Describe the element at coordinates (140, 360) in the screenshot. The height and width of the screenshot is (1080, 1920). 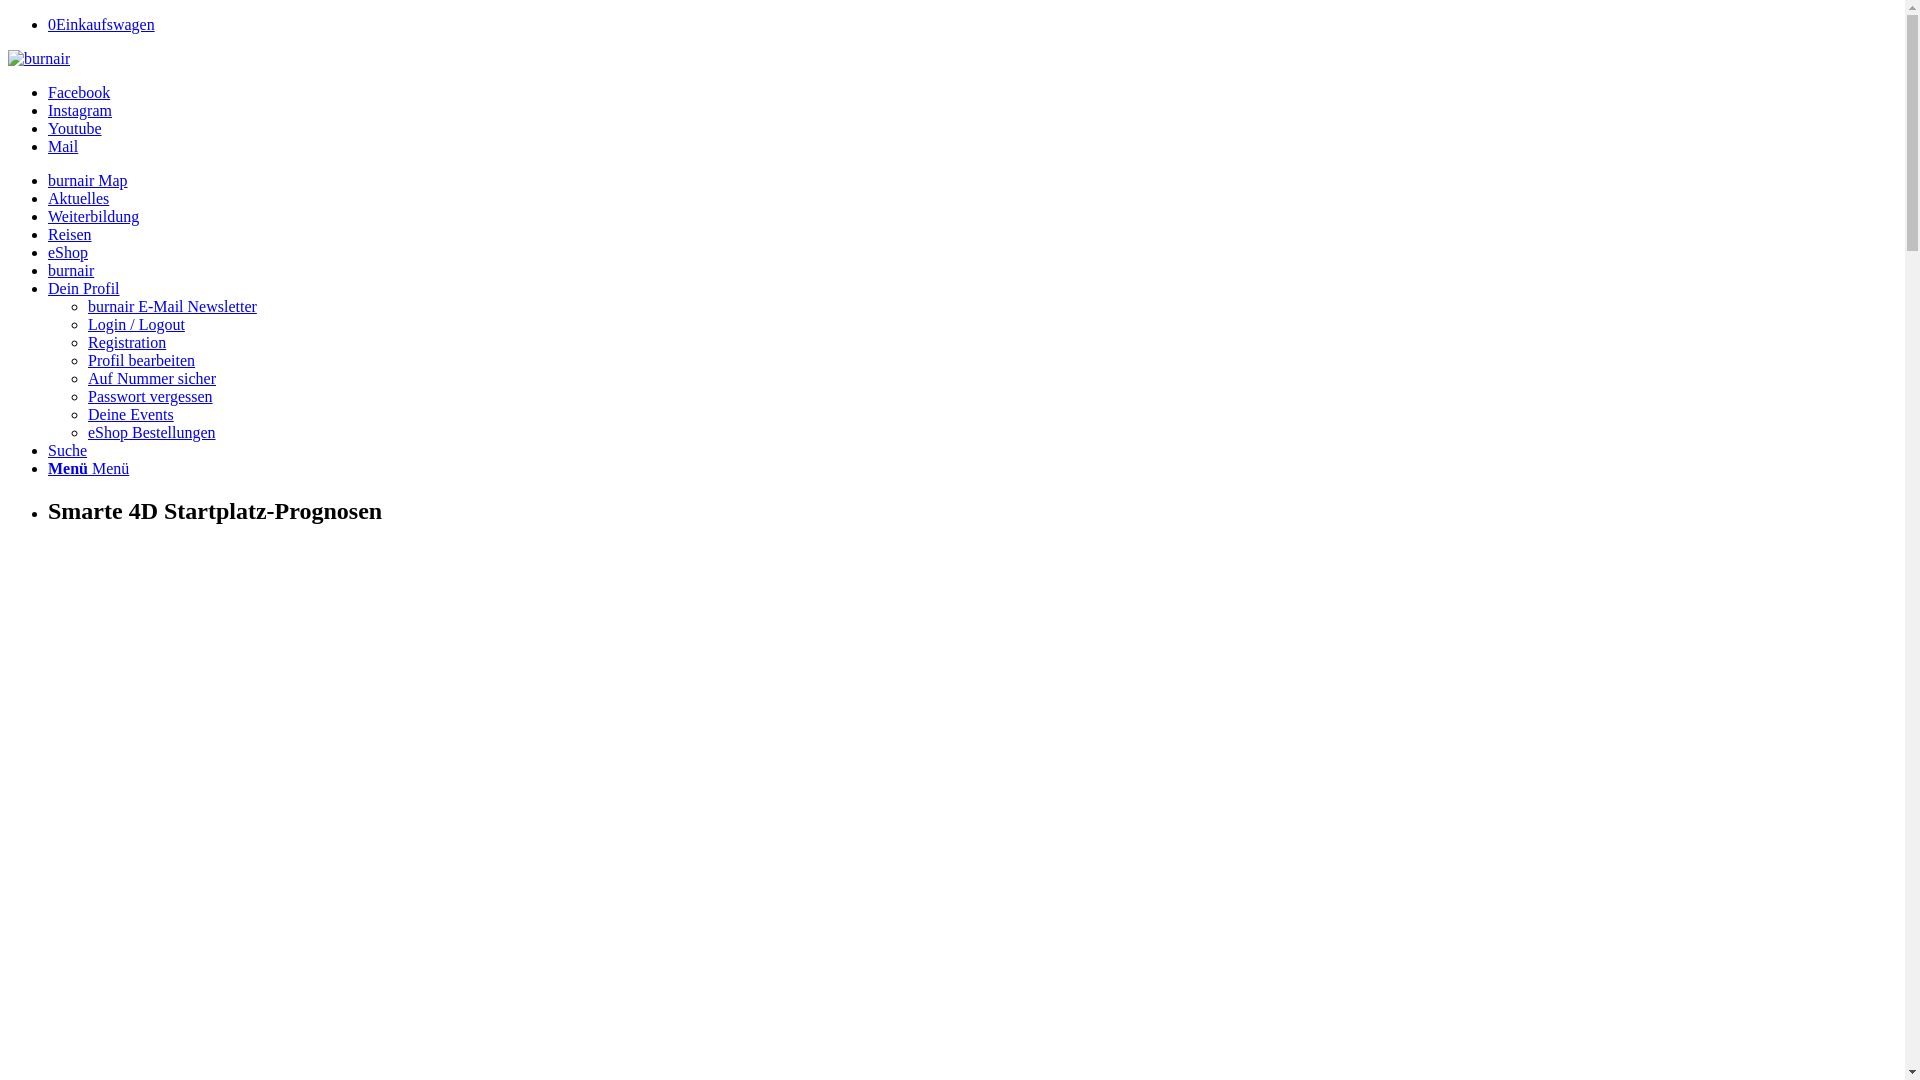
I see `'Profil bearbeiten'` at that location.